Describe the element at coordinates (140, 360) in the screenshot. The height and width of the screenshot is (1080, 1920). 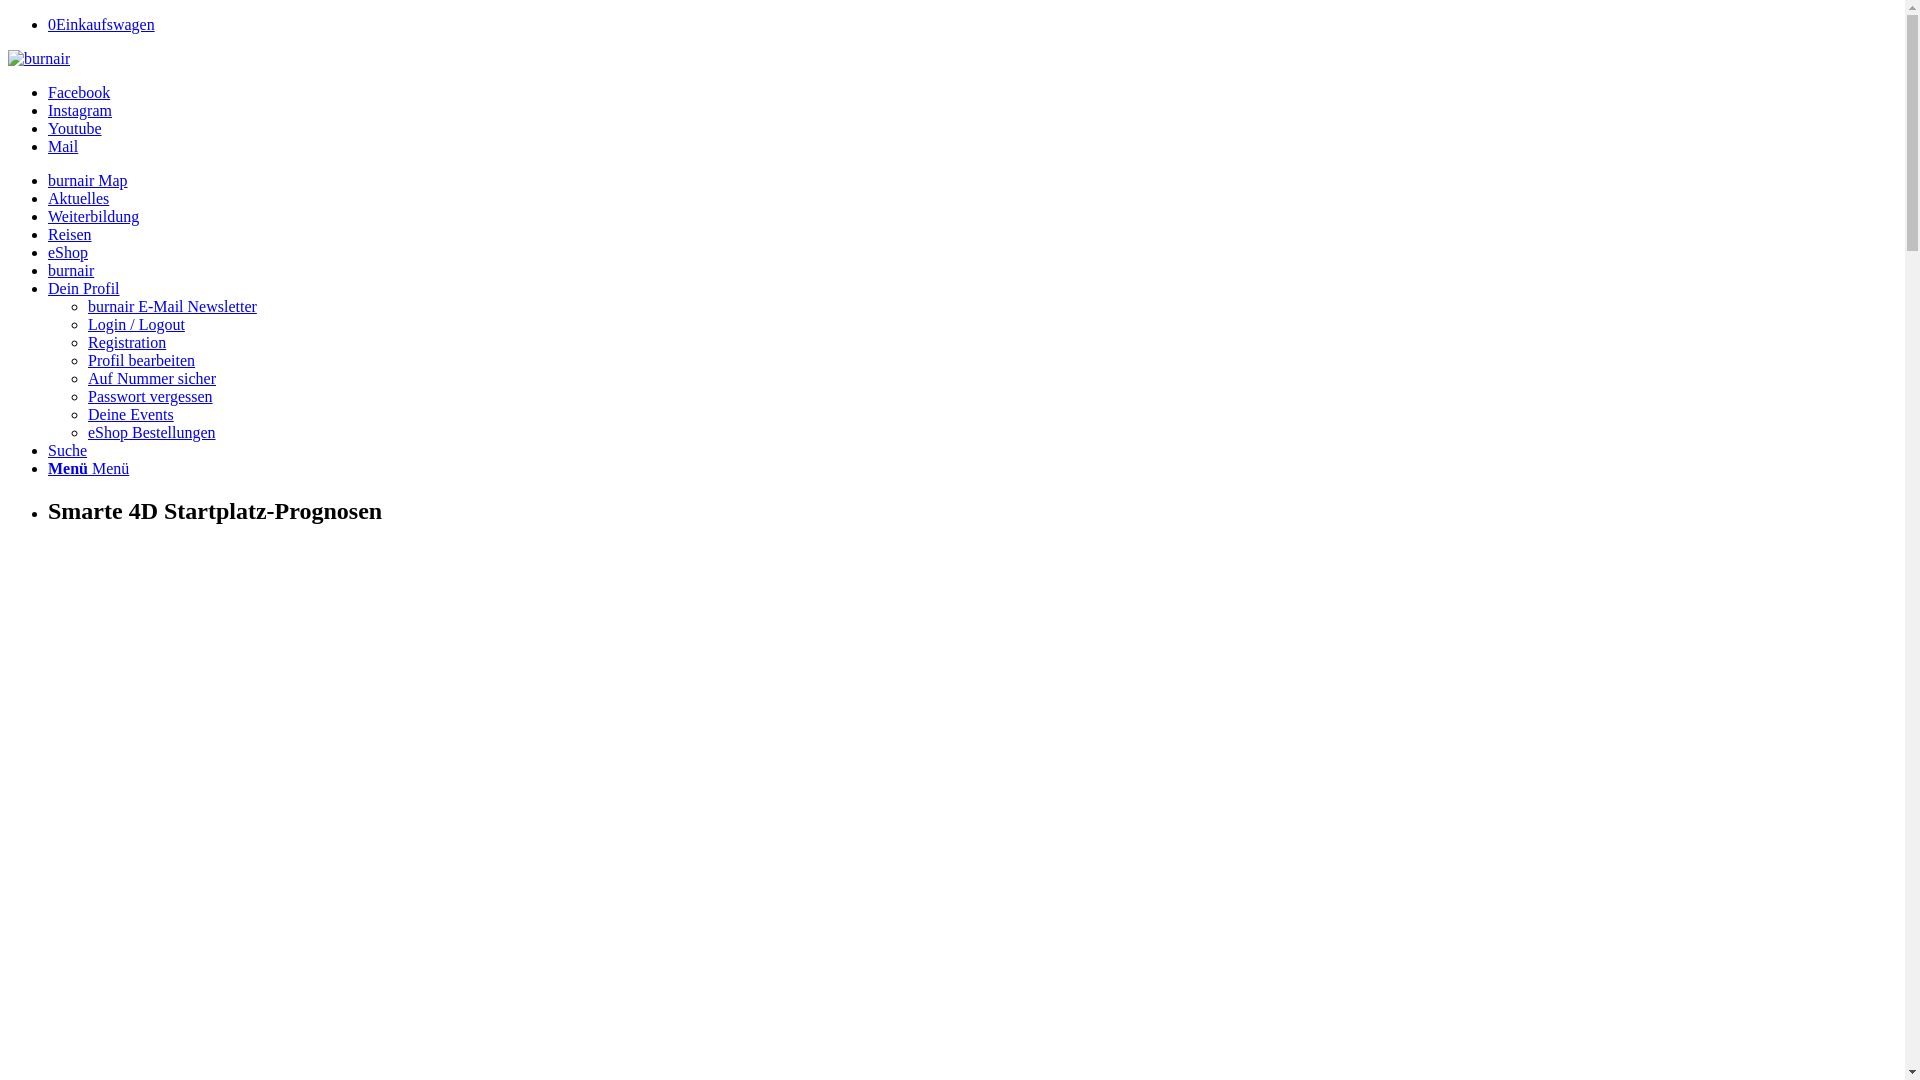
I see `'Profil bearbeiten'` at that location.